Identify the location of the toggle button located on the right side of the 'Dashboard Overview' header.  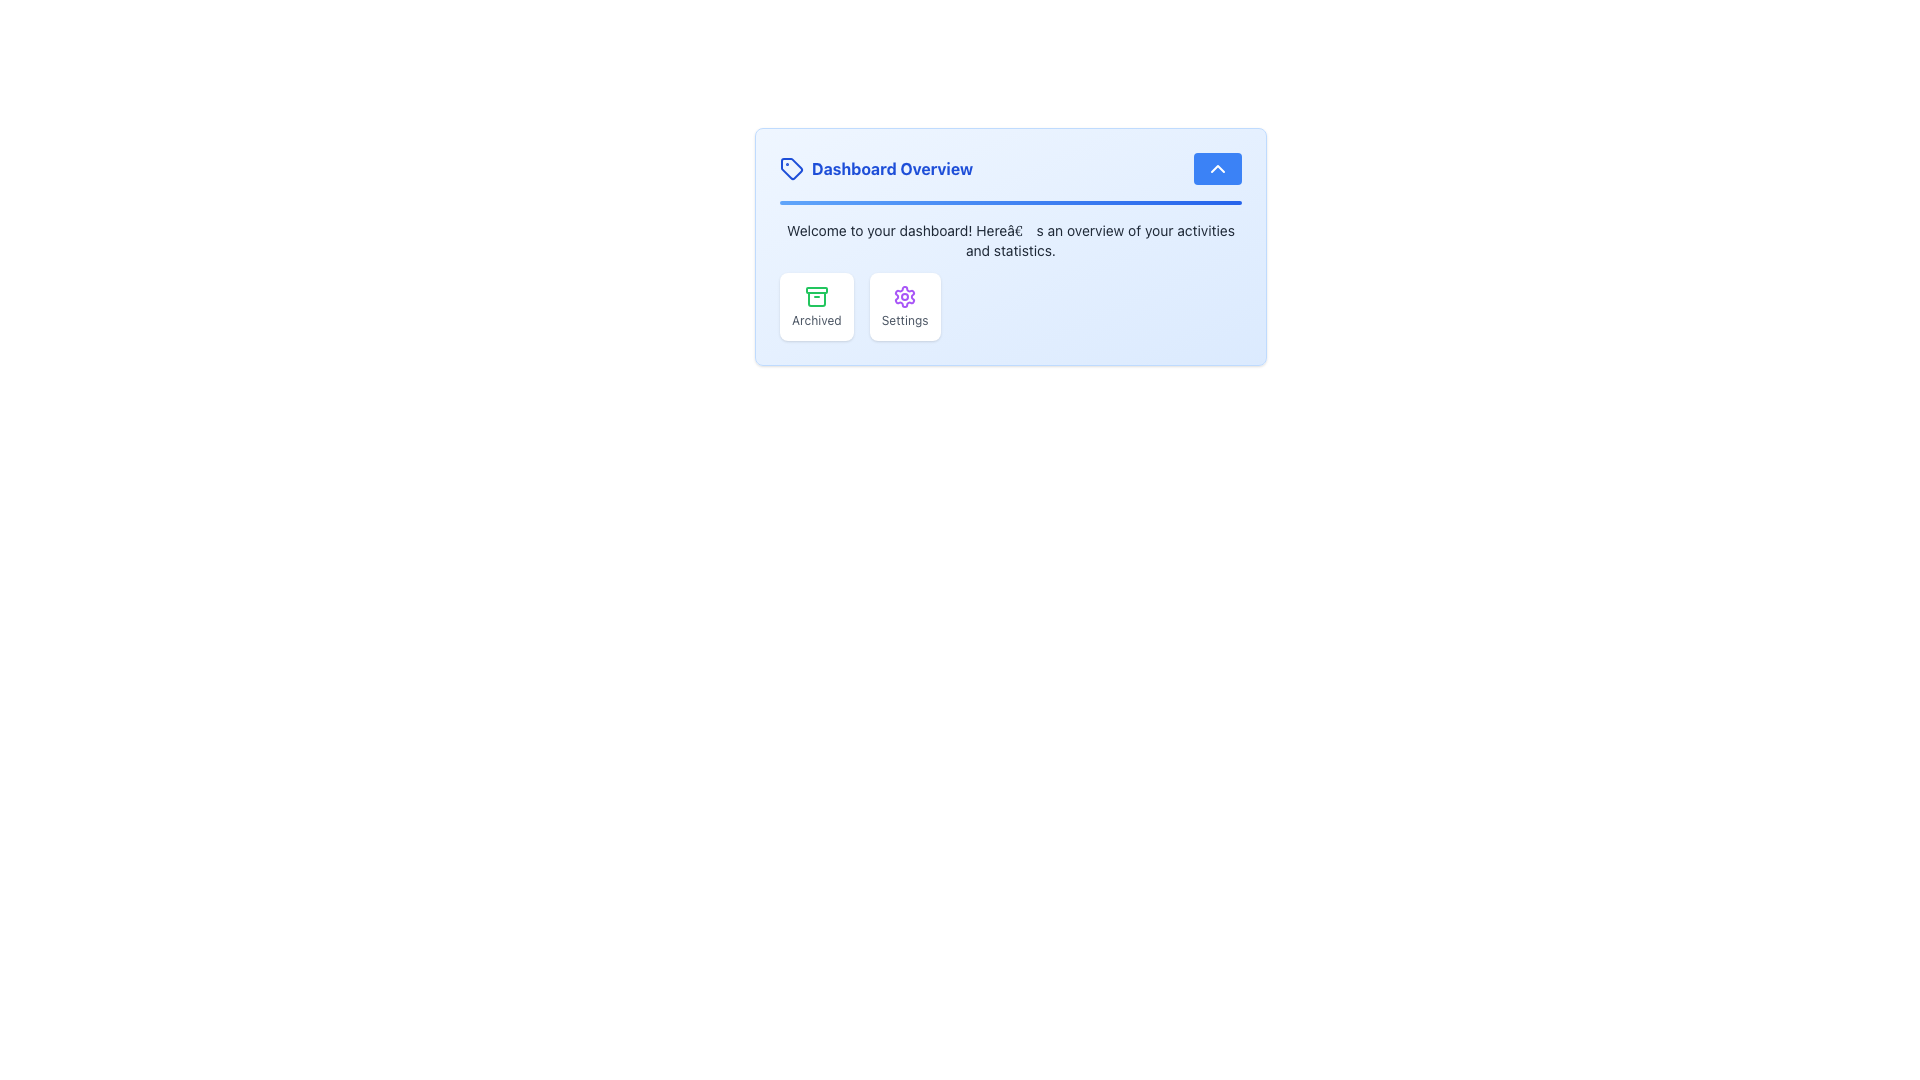
(1217, 168).